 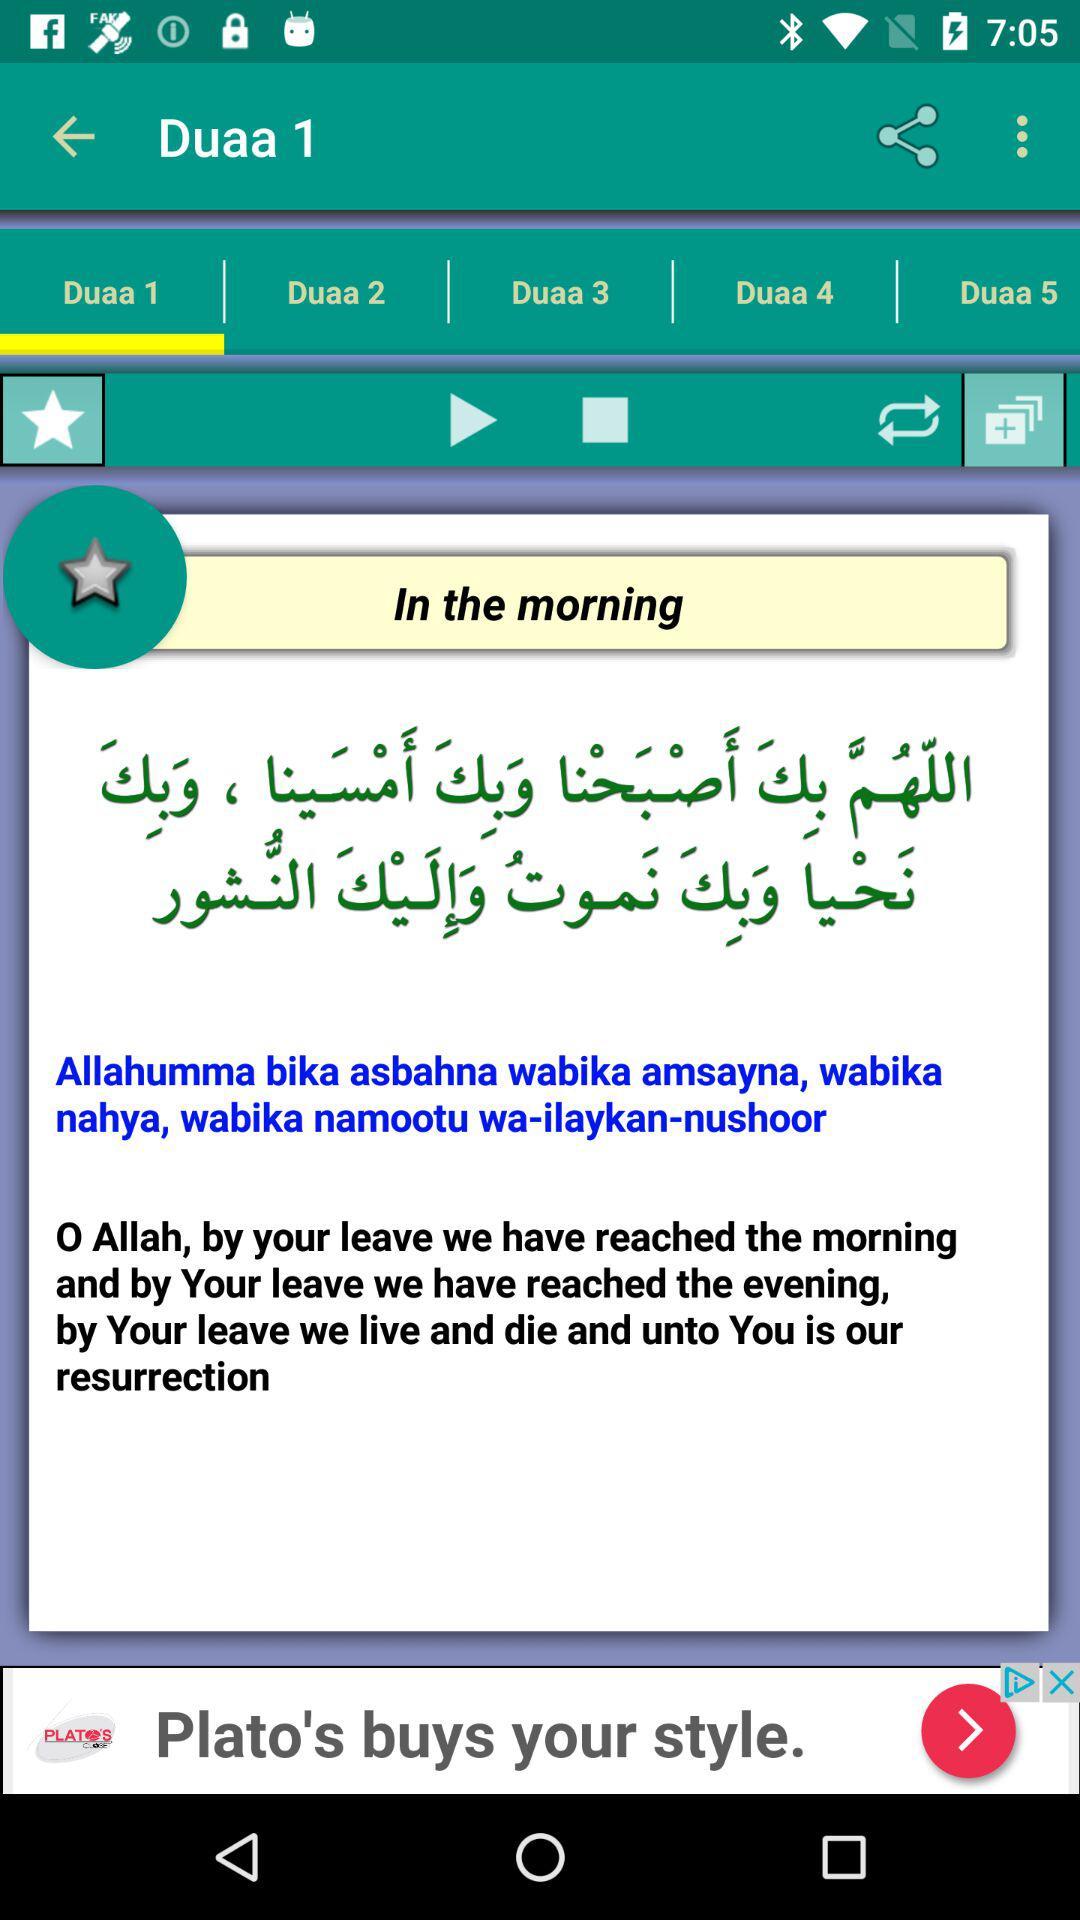 I want to click on the app next to the duaa 1 item, so click(x=911, y=135).